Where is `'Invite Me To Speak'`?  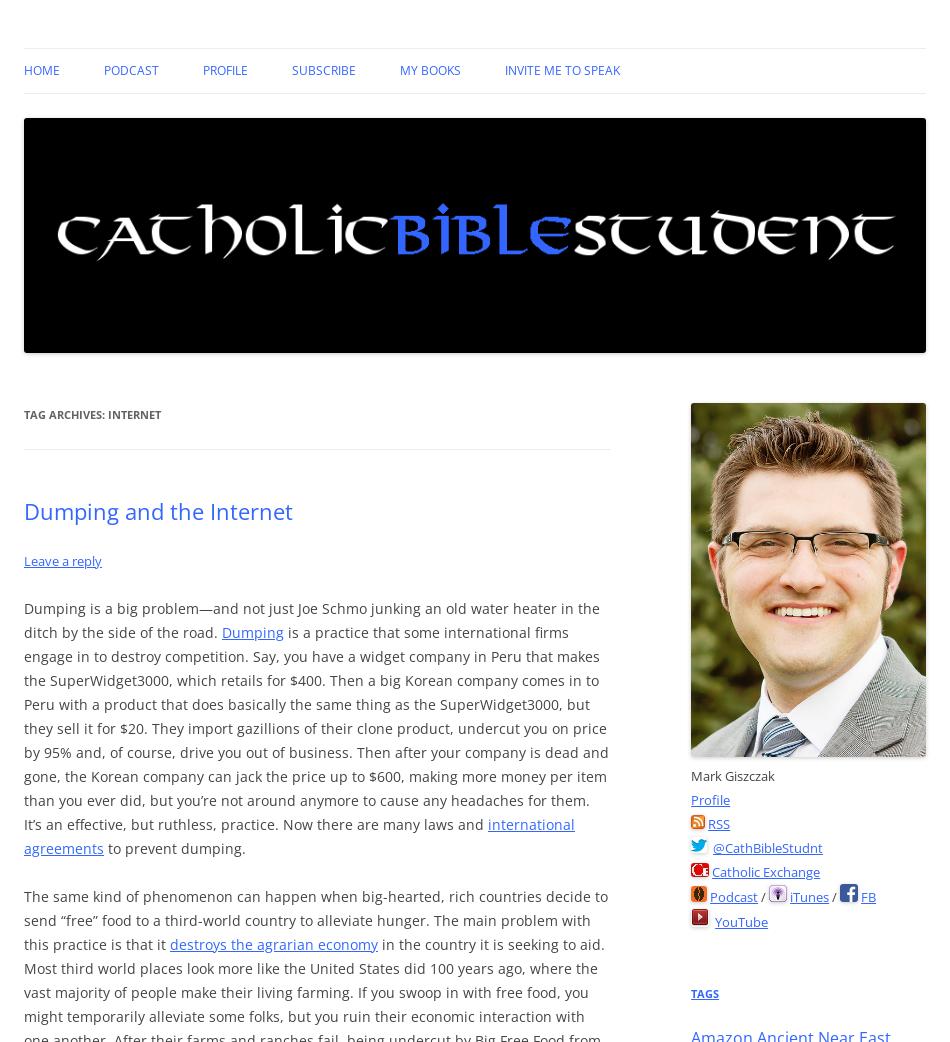 'Invite Me To Speak' is located at coordinates (562, 69).